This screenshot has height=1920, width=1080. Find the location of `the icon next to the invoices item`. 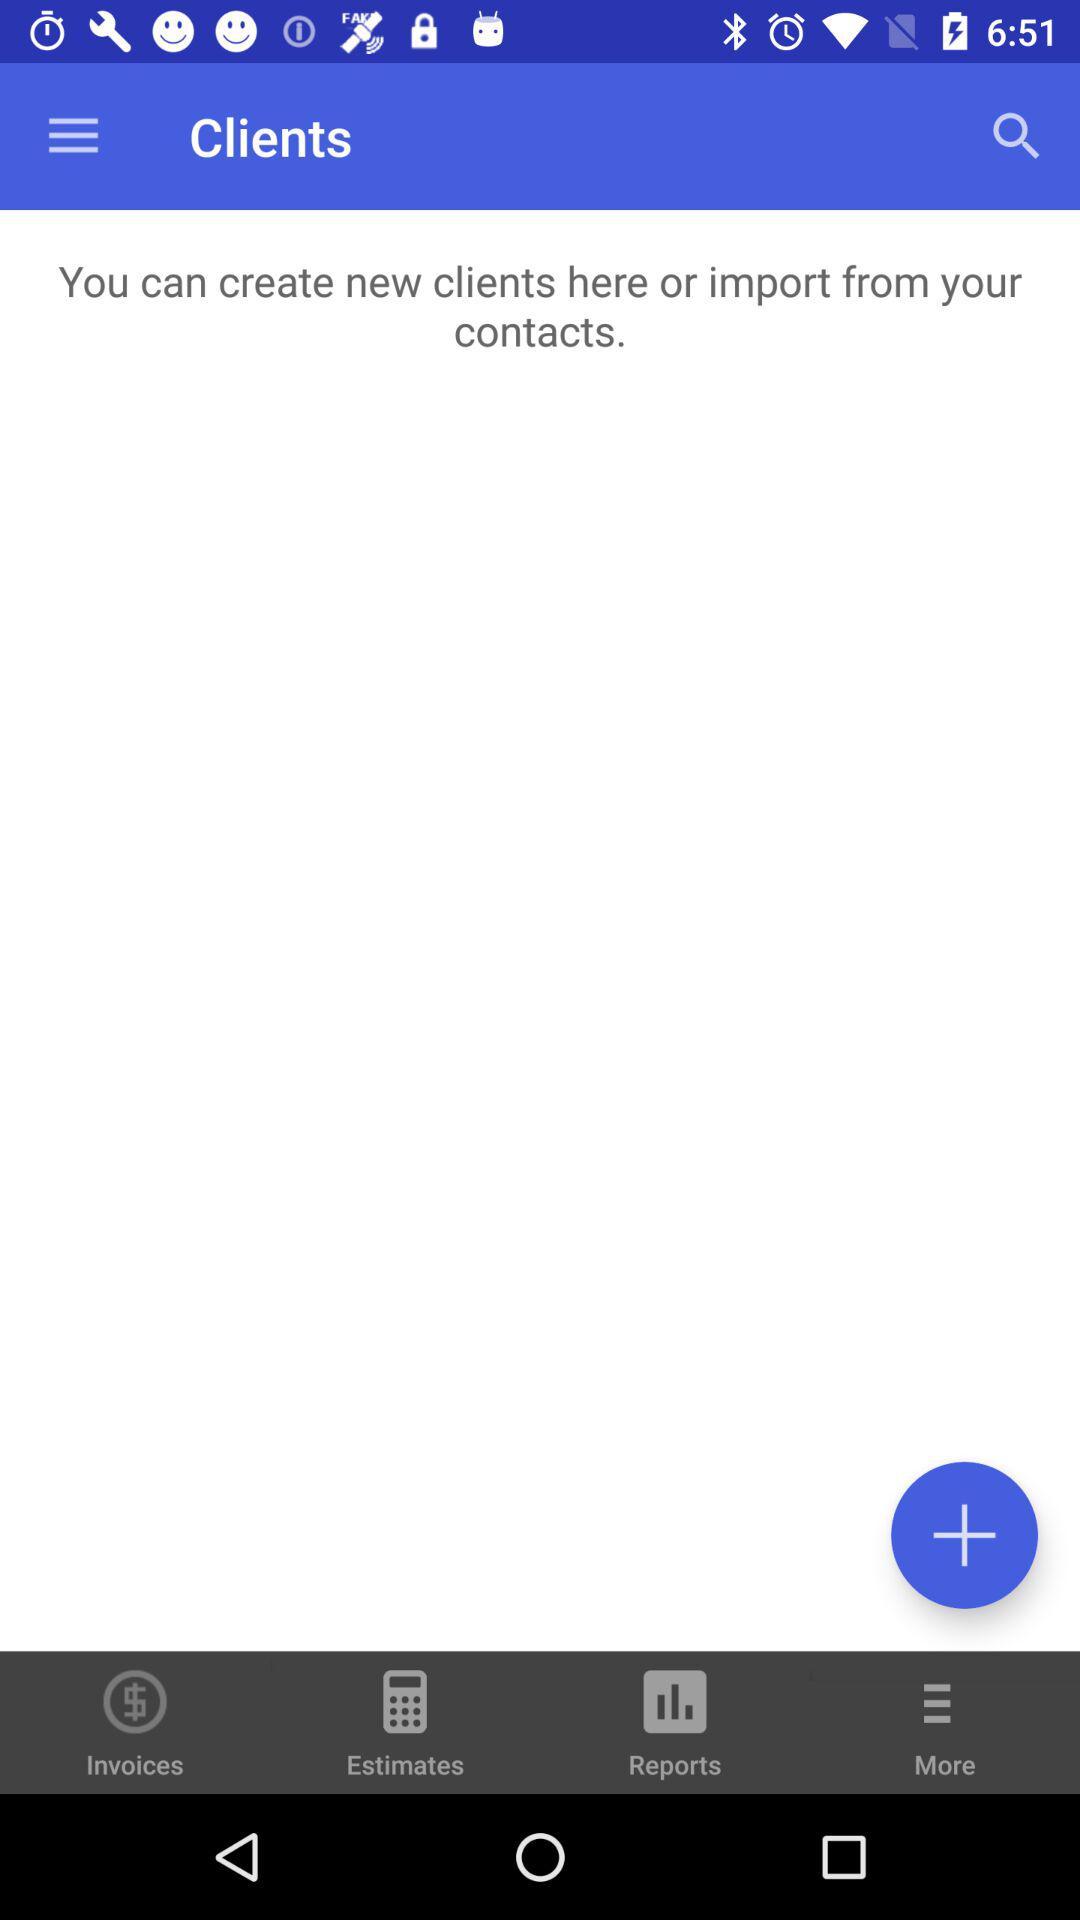

the icon next to the invoices item is located at coordinates (405, 1731).